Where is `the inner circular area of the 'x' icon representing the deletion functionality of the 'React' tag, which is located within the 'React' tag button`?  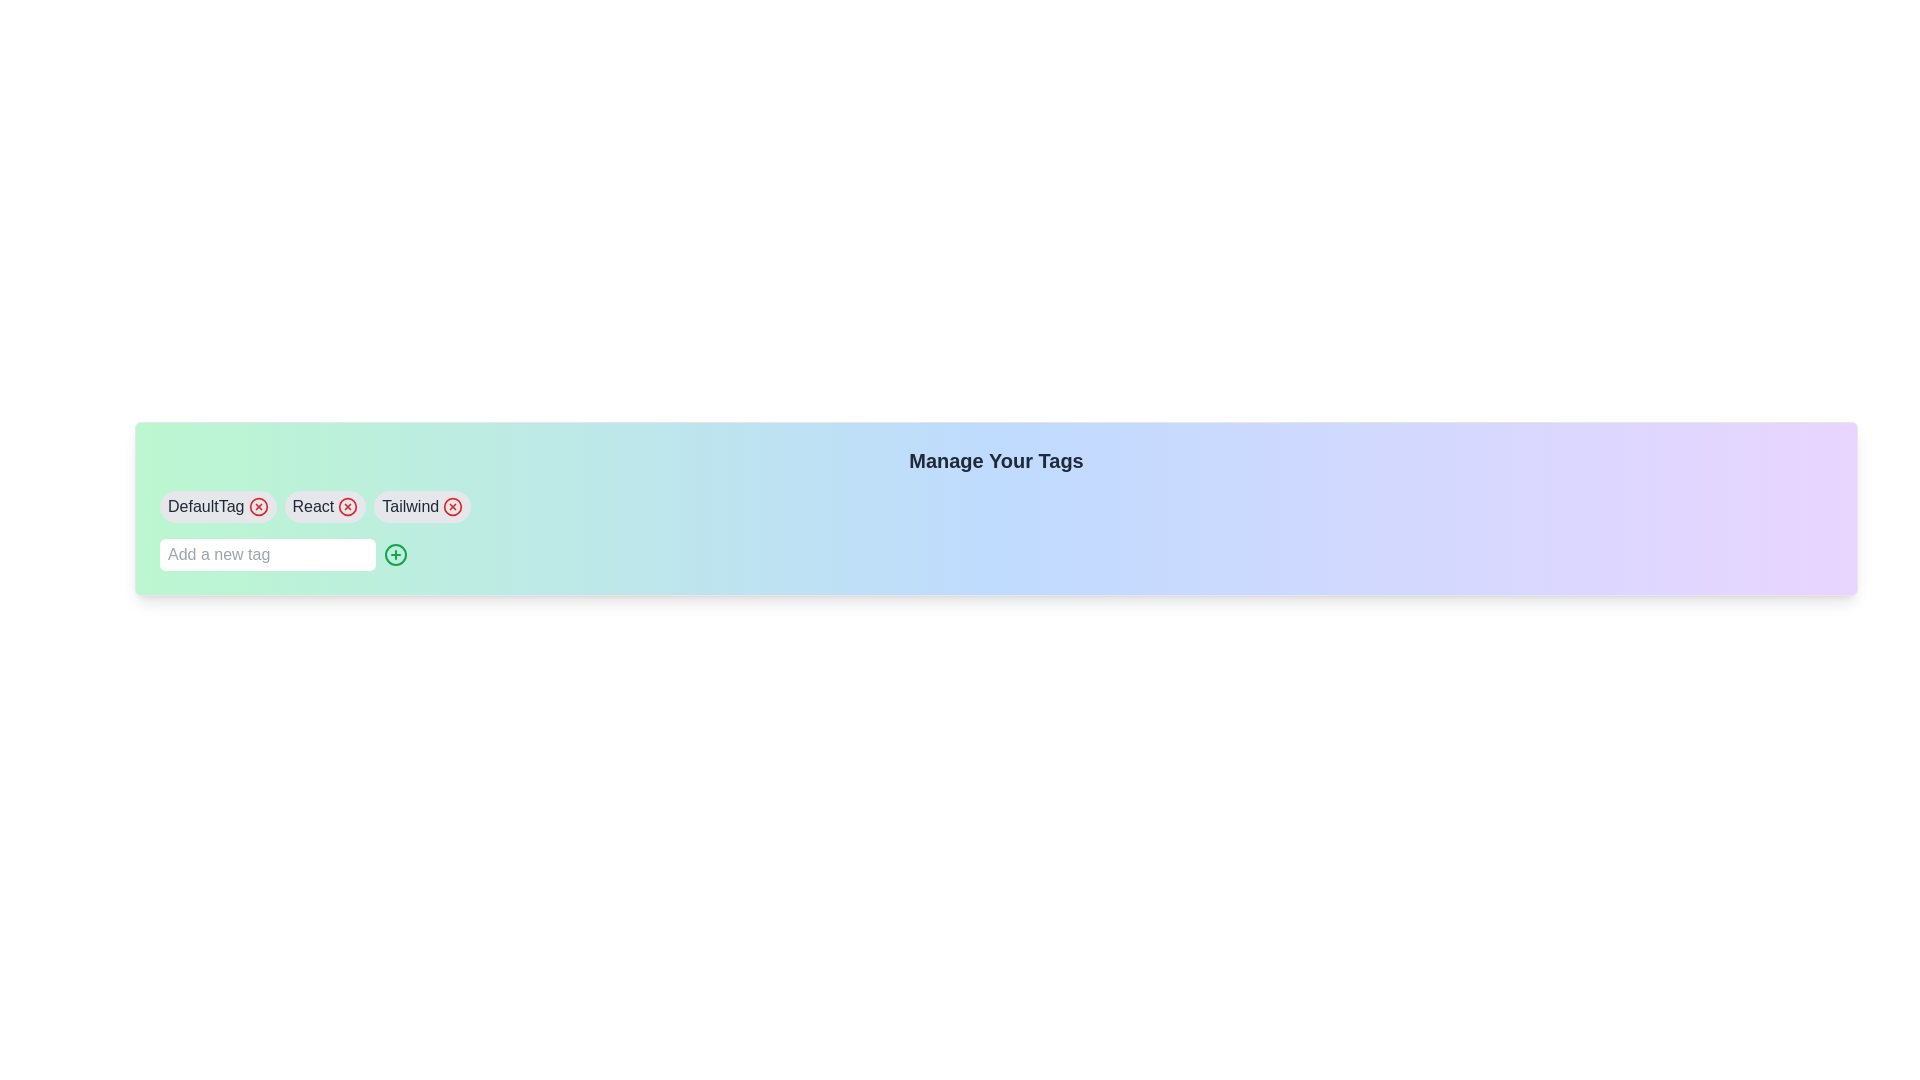 the inner circular area of the 'x' icon representing the deletion functionality of the 'React' tag, which is located within the 'React' tag button is located at coordinates (348, 505).